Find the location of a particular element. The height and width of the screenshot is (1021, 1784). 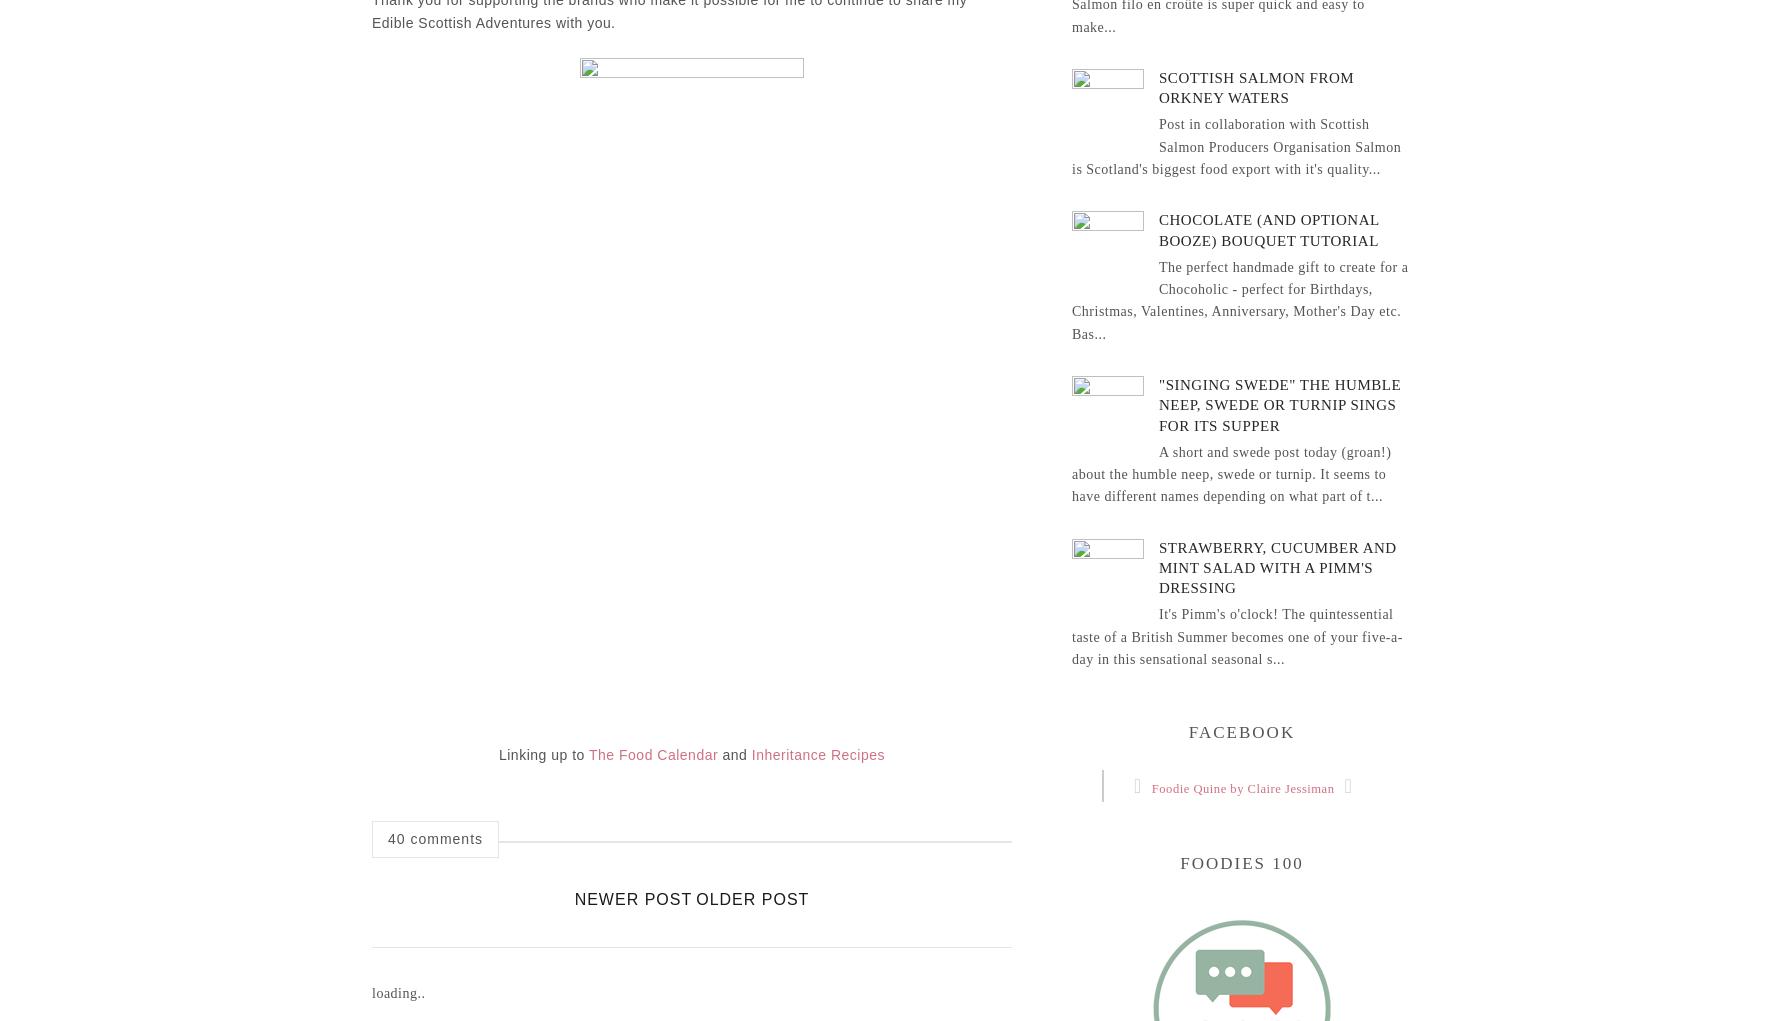

'It's Pimm's o'clock! The quintessential taste of a British Summer becomes one of your five-a-day in this sensational seasonal s...' is located at coordinates (1236, 636).